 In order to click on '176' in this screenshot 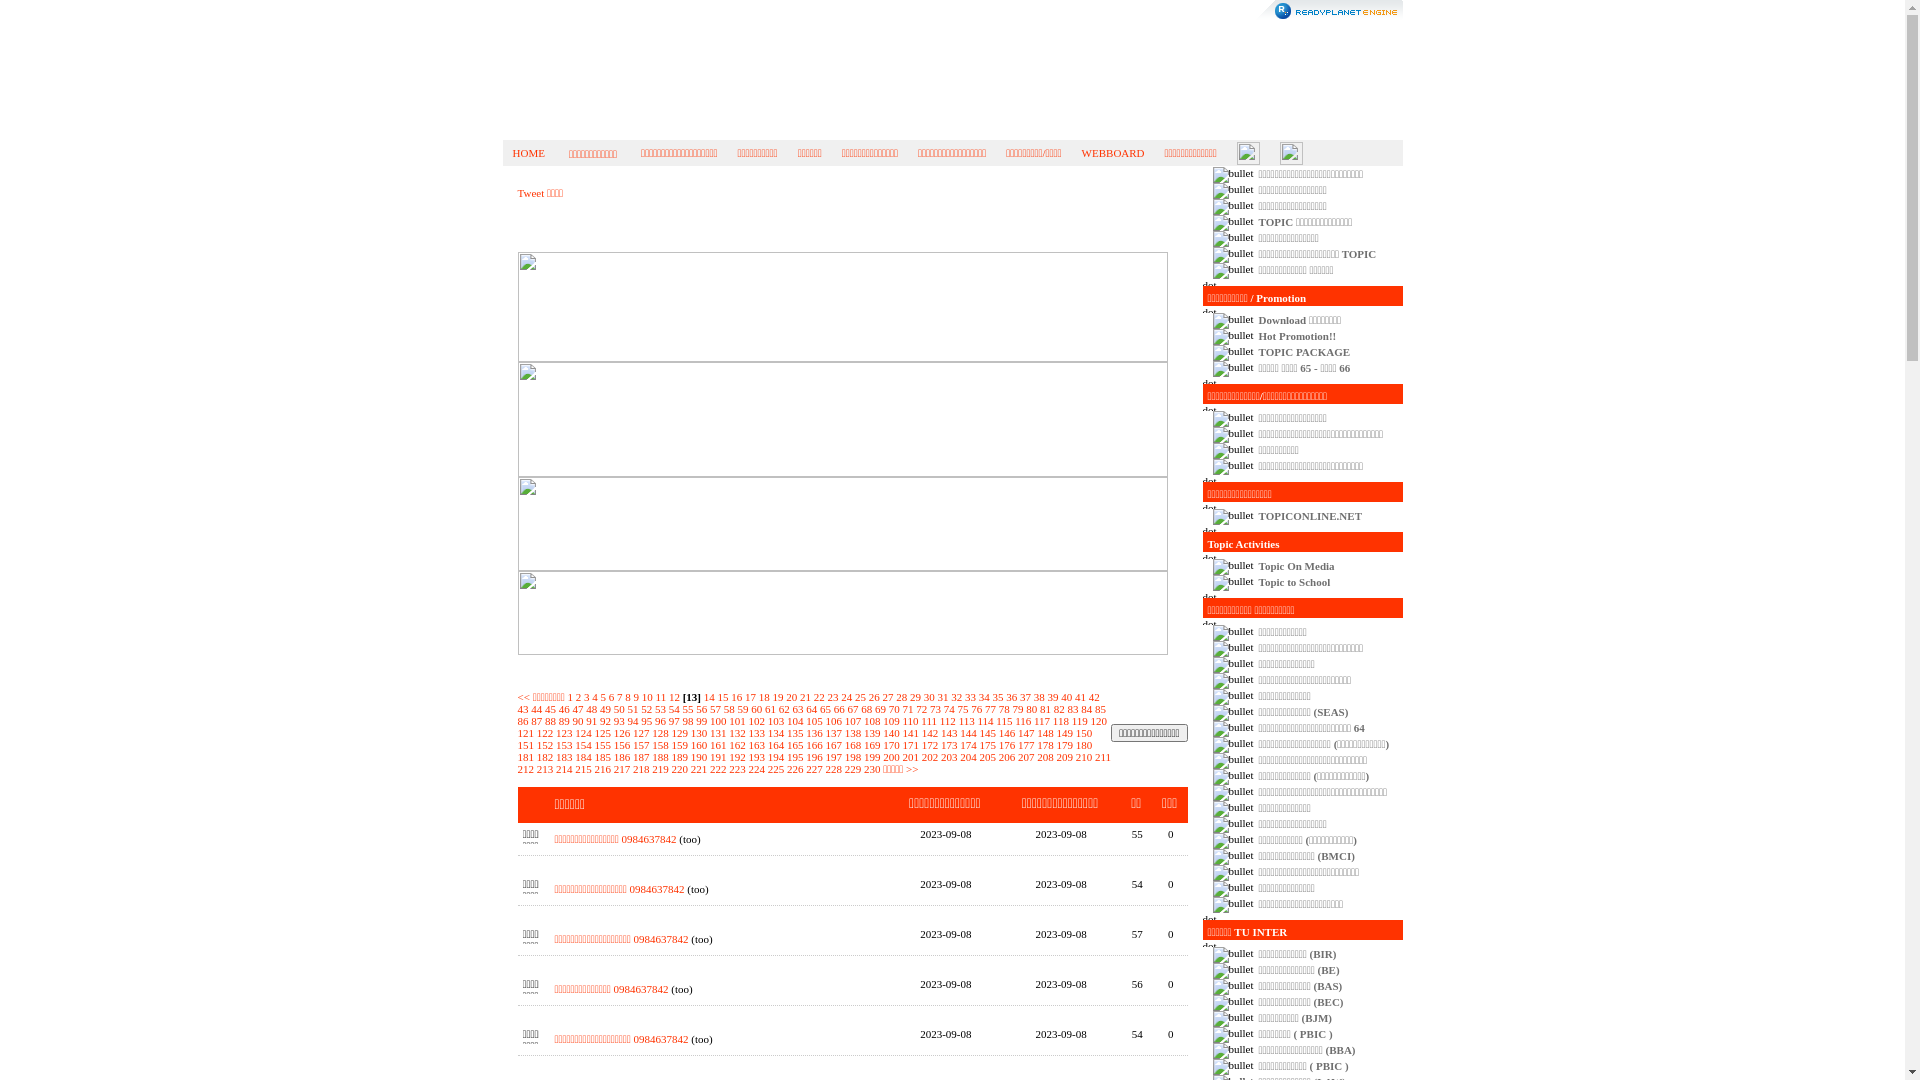, I will do `click(1007, 744)`.